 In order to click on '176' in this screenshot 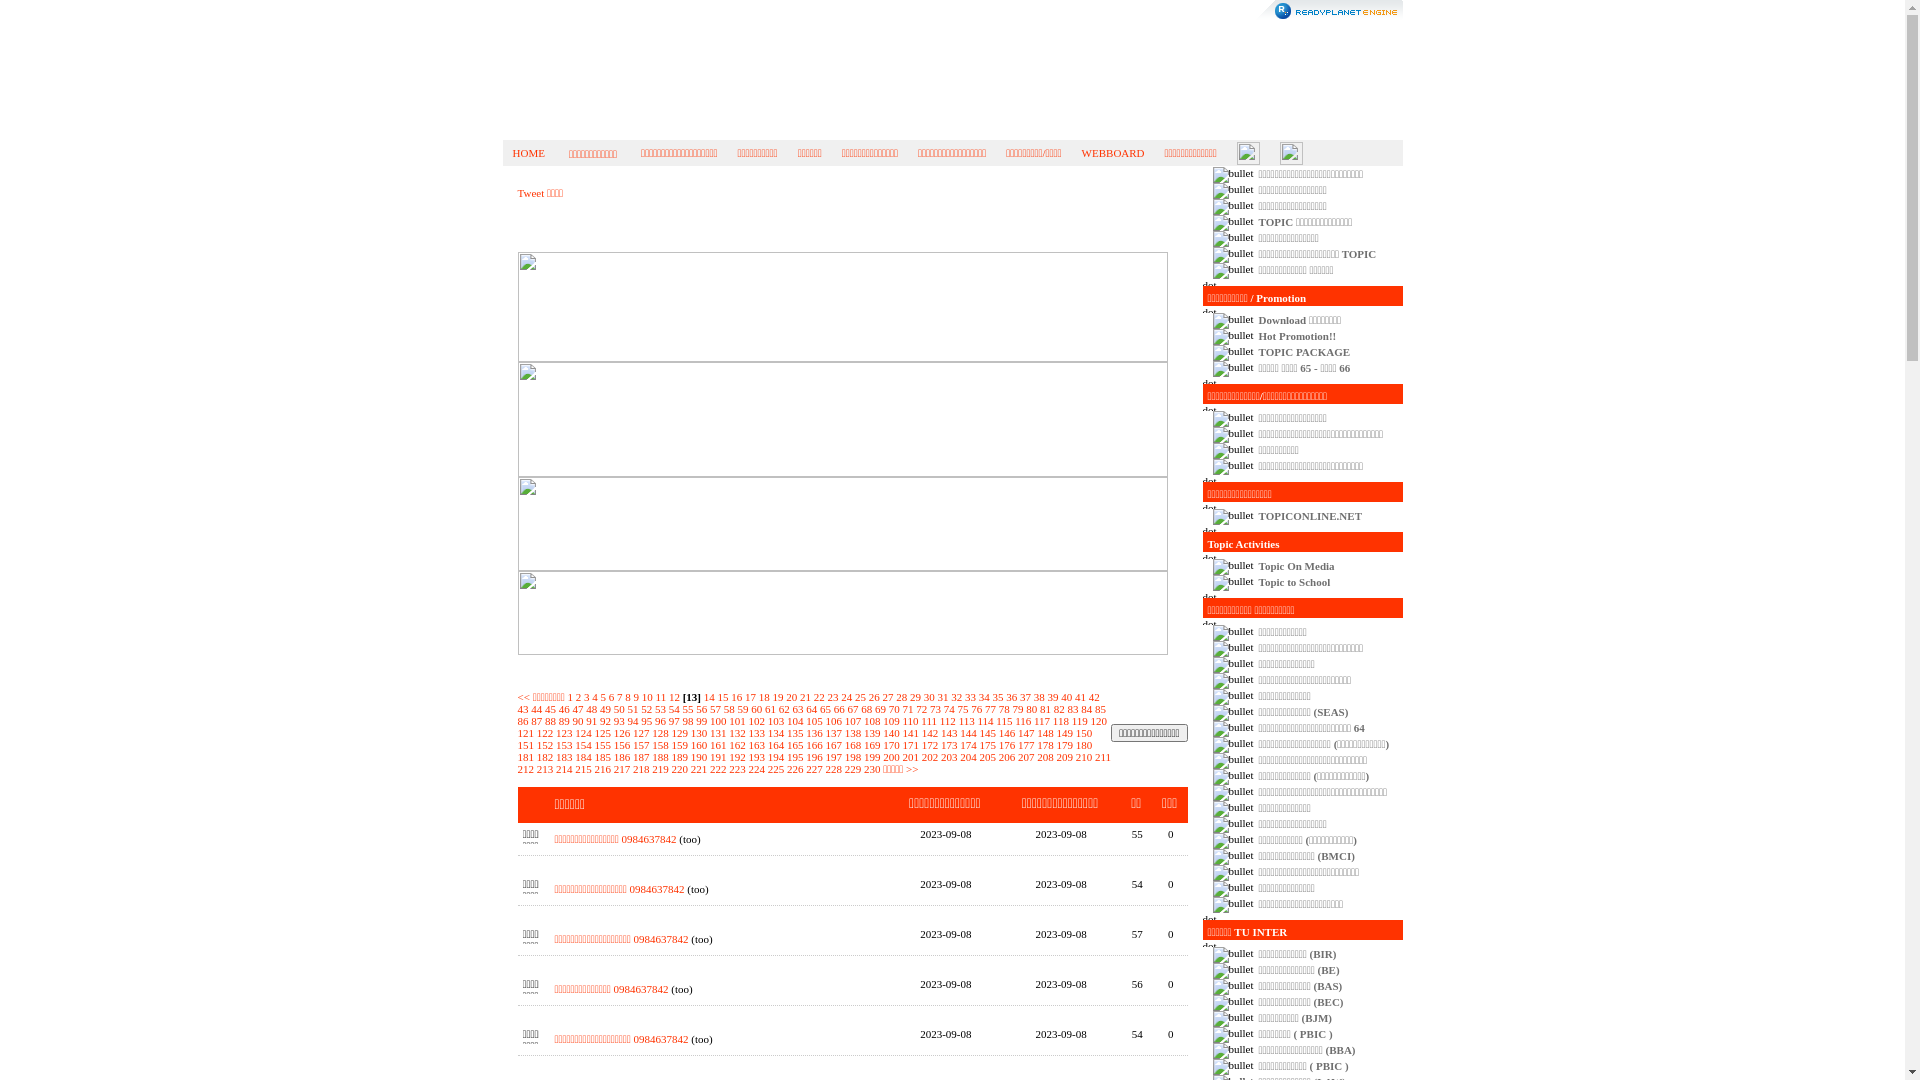, I will do `click(1007, 744)`.